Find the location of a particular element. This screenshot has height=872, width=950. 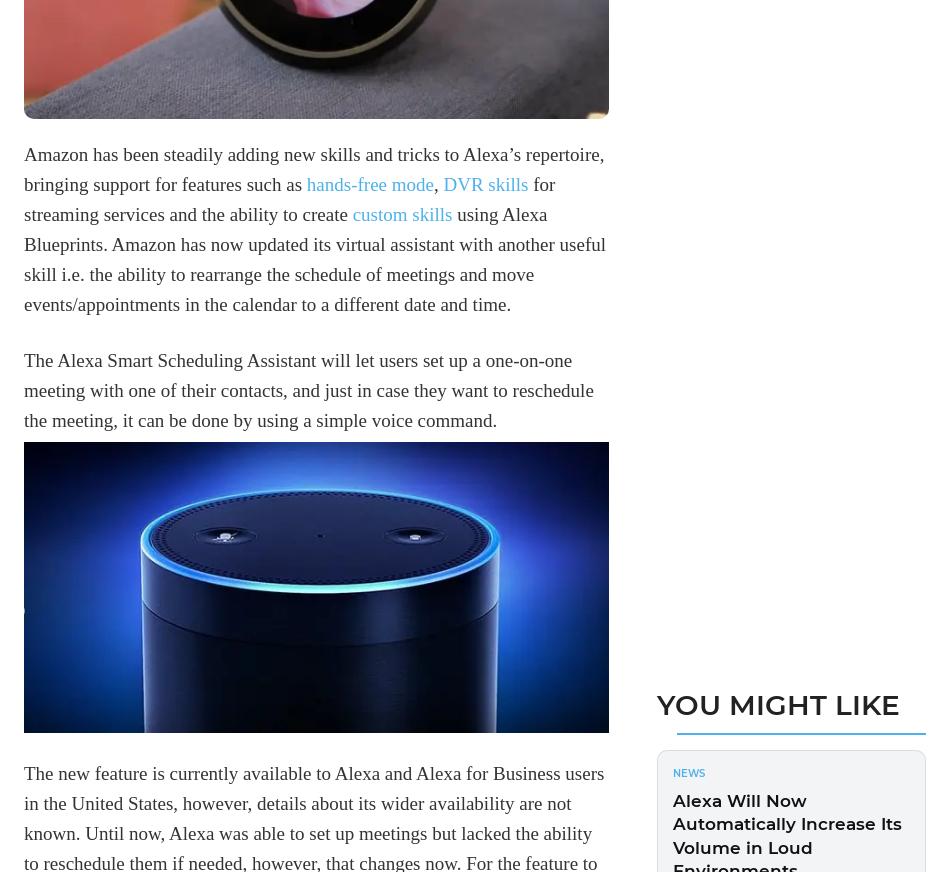

'DVR skills' is located at coordinates (485, 183).